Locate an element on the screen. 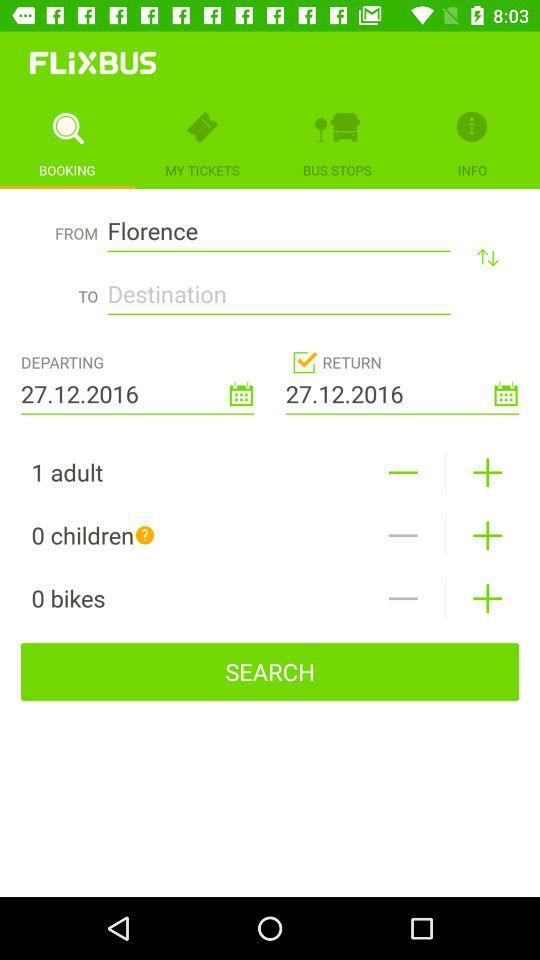  the minus icon is located at coordinates (403, 472).